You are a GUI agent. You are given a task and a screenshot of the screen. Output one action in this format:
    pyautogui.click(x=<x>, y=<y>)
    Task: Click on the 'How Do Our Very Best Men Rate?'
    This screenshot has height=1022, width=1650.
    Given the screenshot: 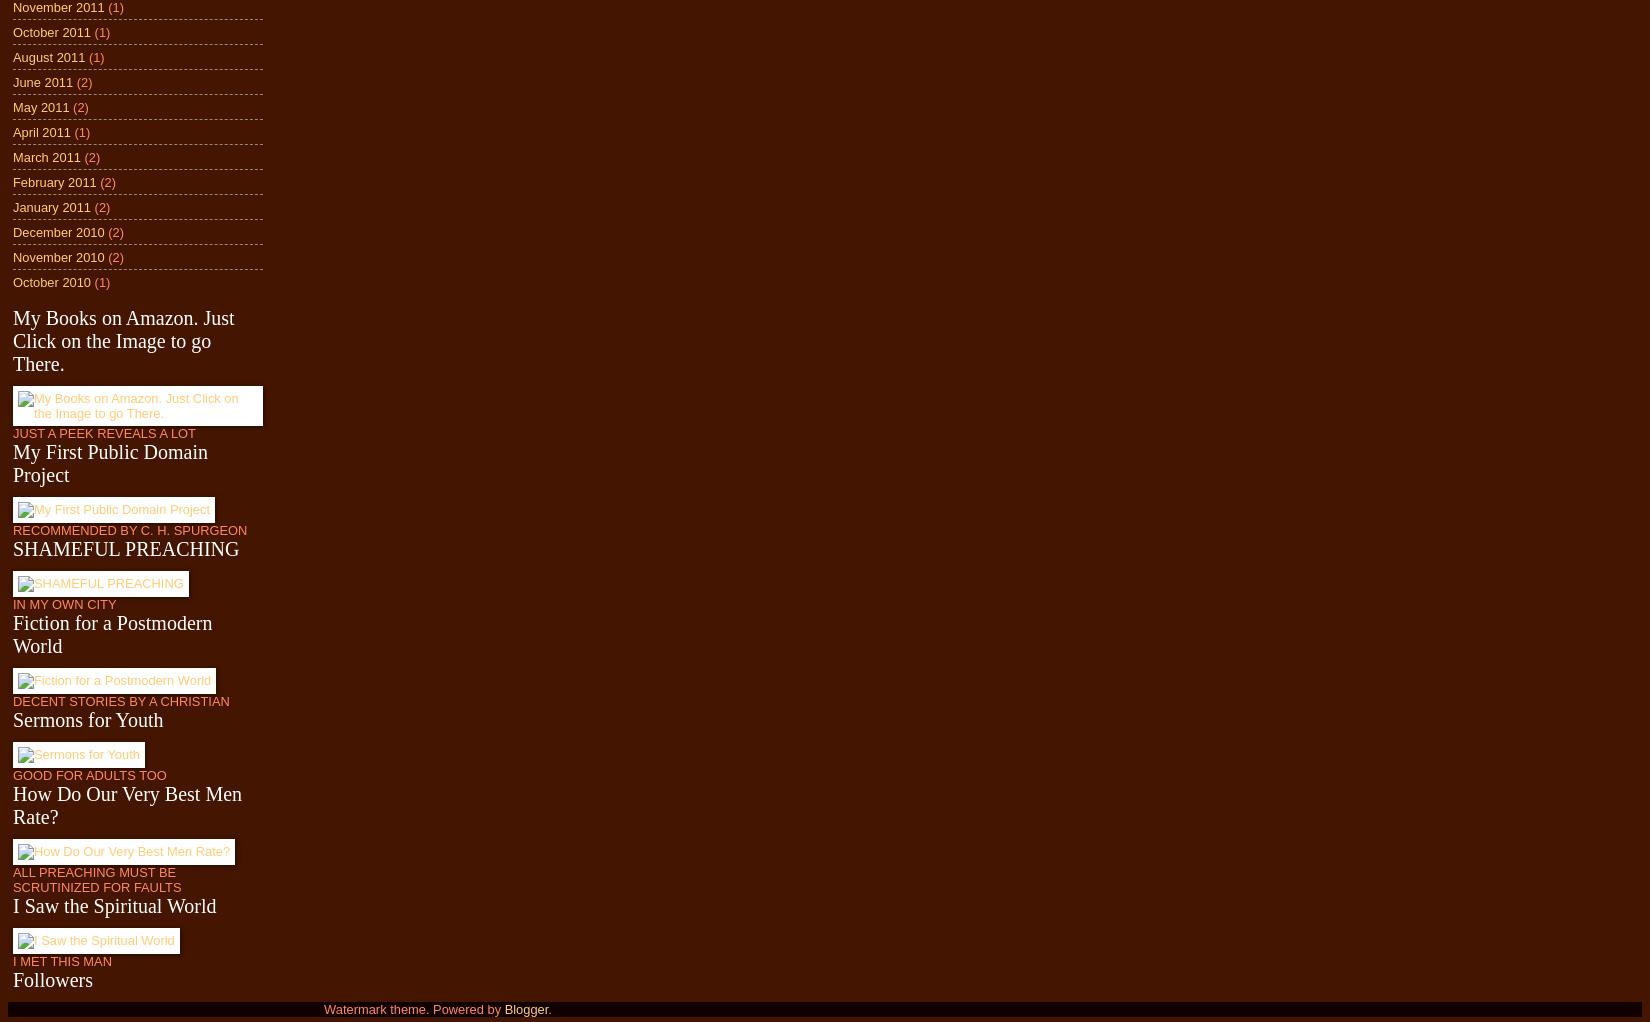 What is the action you would take?
    pyautogui.click(x=127, y=804)
    